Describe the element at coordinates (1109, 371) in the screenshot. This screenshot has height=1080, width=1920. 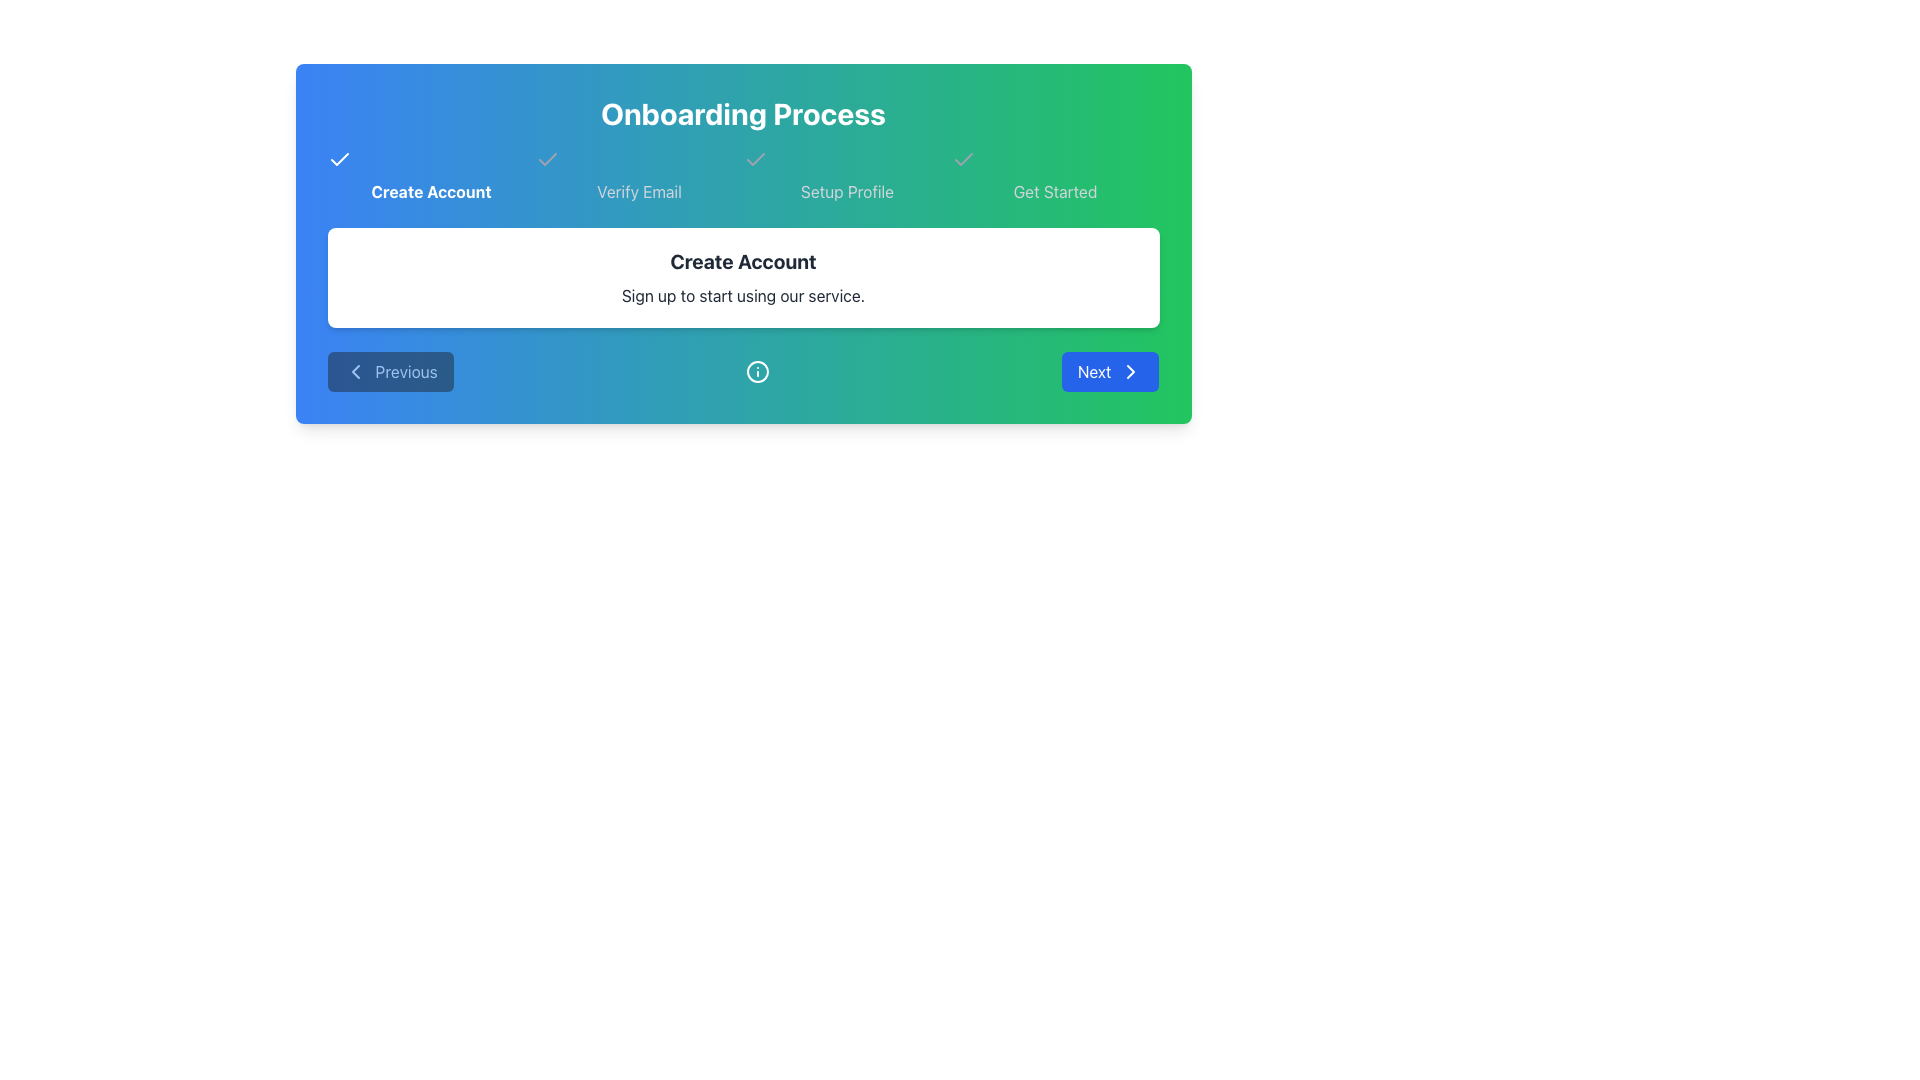
I see `the navigation button located at the bottom-right of the interface to proceed to the next step in the multi-step process` at that location.